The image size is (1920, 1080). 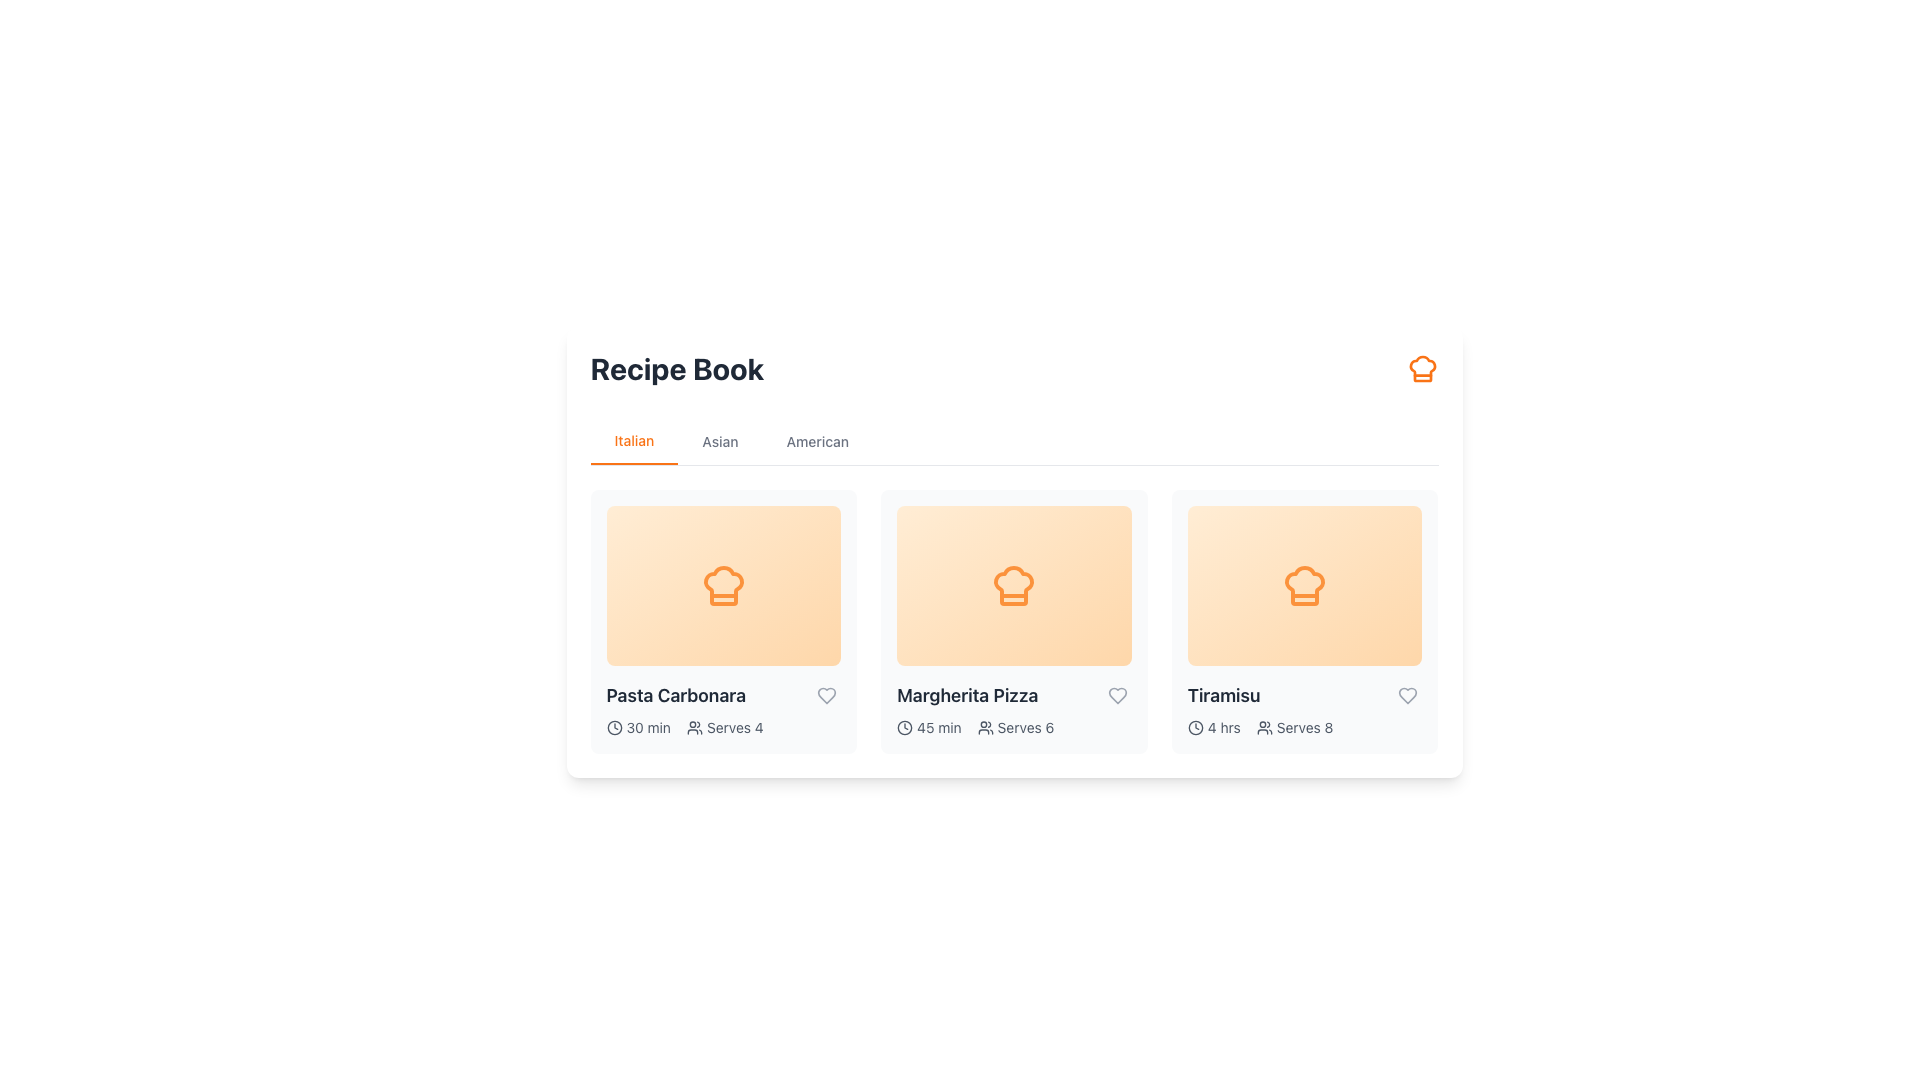 I want to click on the chef's hat icon with a bold orange outline located within the first card under the 'Italian' category, centered above the 'Pasta Carbonara' text, so click(x=722, y=585).